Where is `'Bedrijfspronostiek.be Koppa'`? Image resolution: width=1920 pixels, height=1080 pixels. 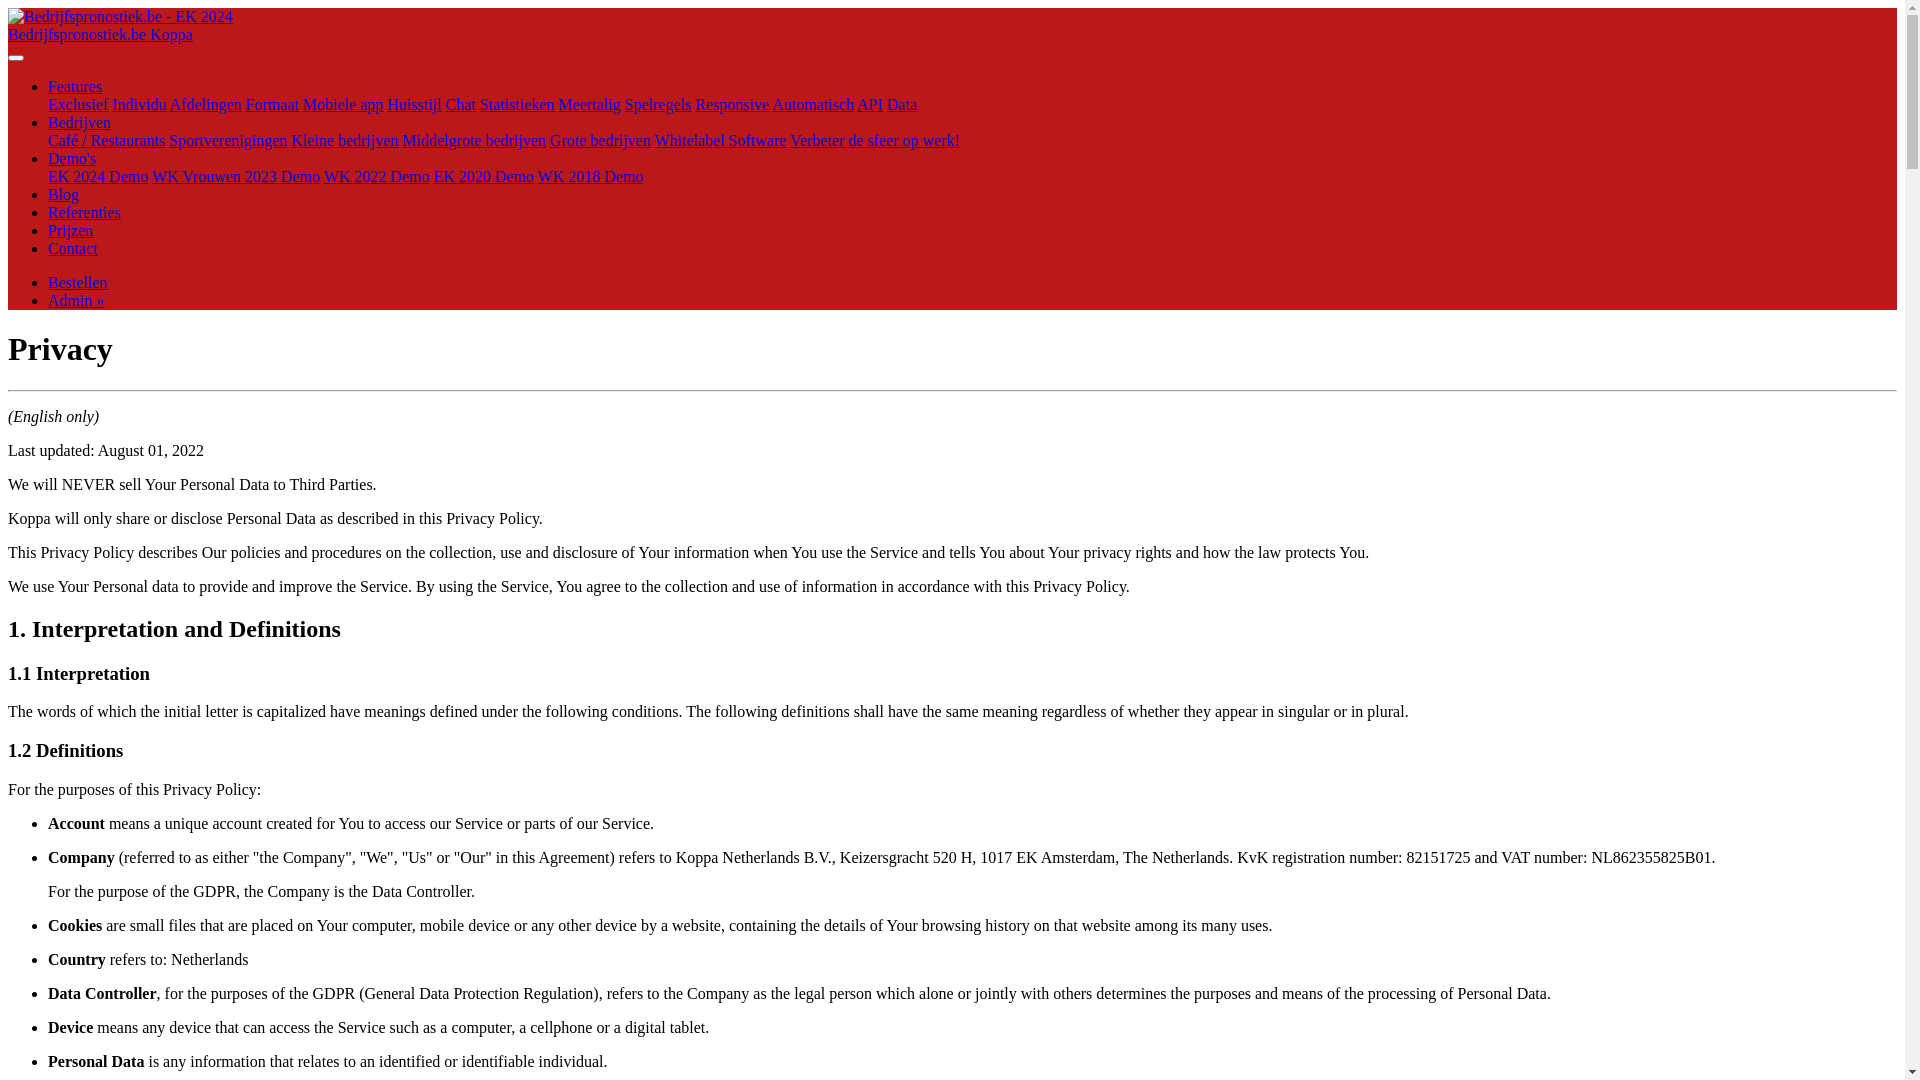 'Bedrijfspronostiek.be Koppa' is located at coordinates (8, 34).